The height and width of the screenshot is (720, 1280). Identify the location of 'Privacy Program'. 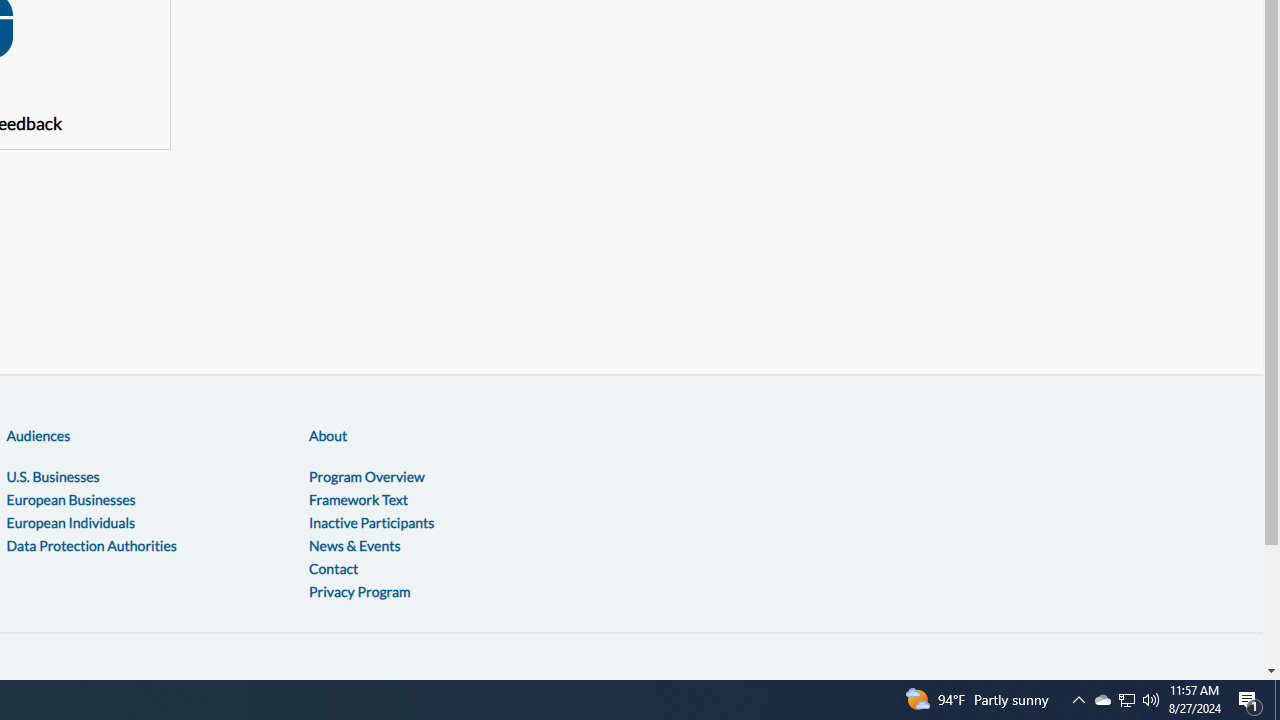
(359, 589).